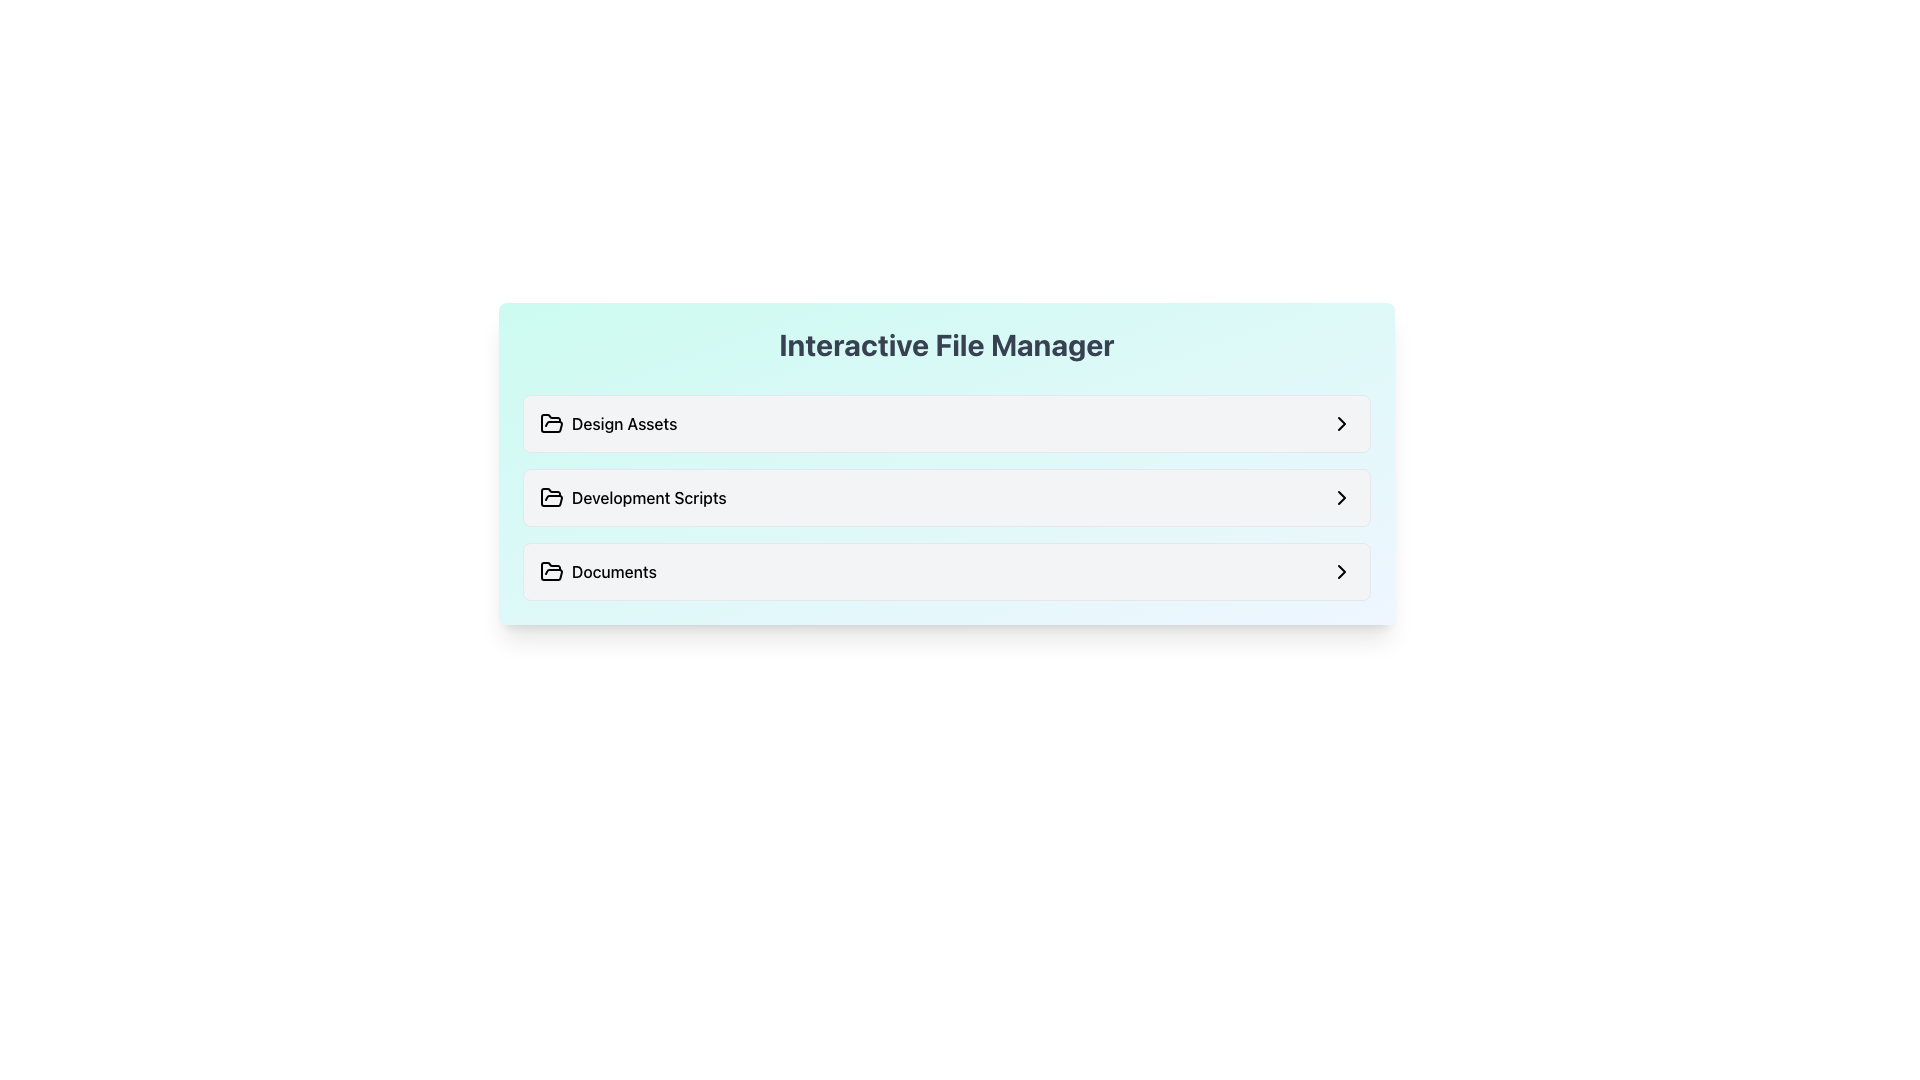  Describe the element at coordinates (1342, 571) in the screenshot. I see `the chevron-right icon located at the far right of the 'Documents' section, which is styled as a card and aligned with the text label 'Documents'` at that location.